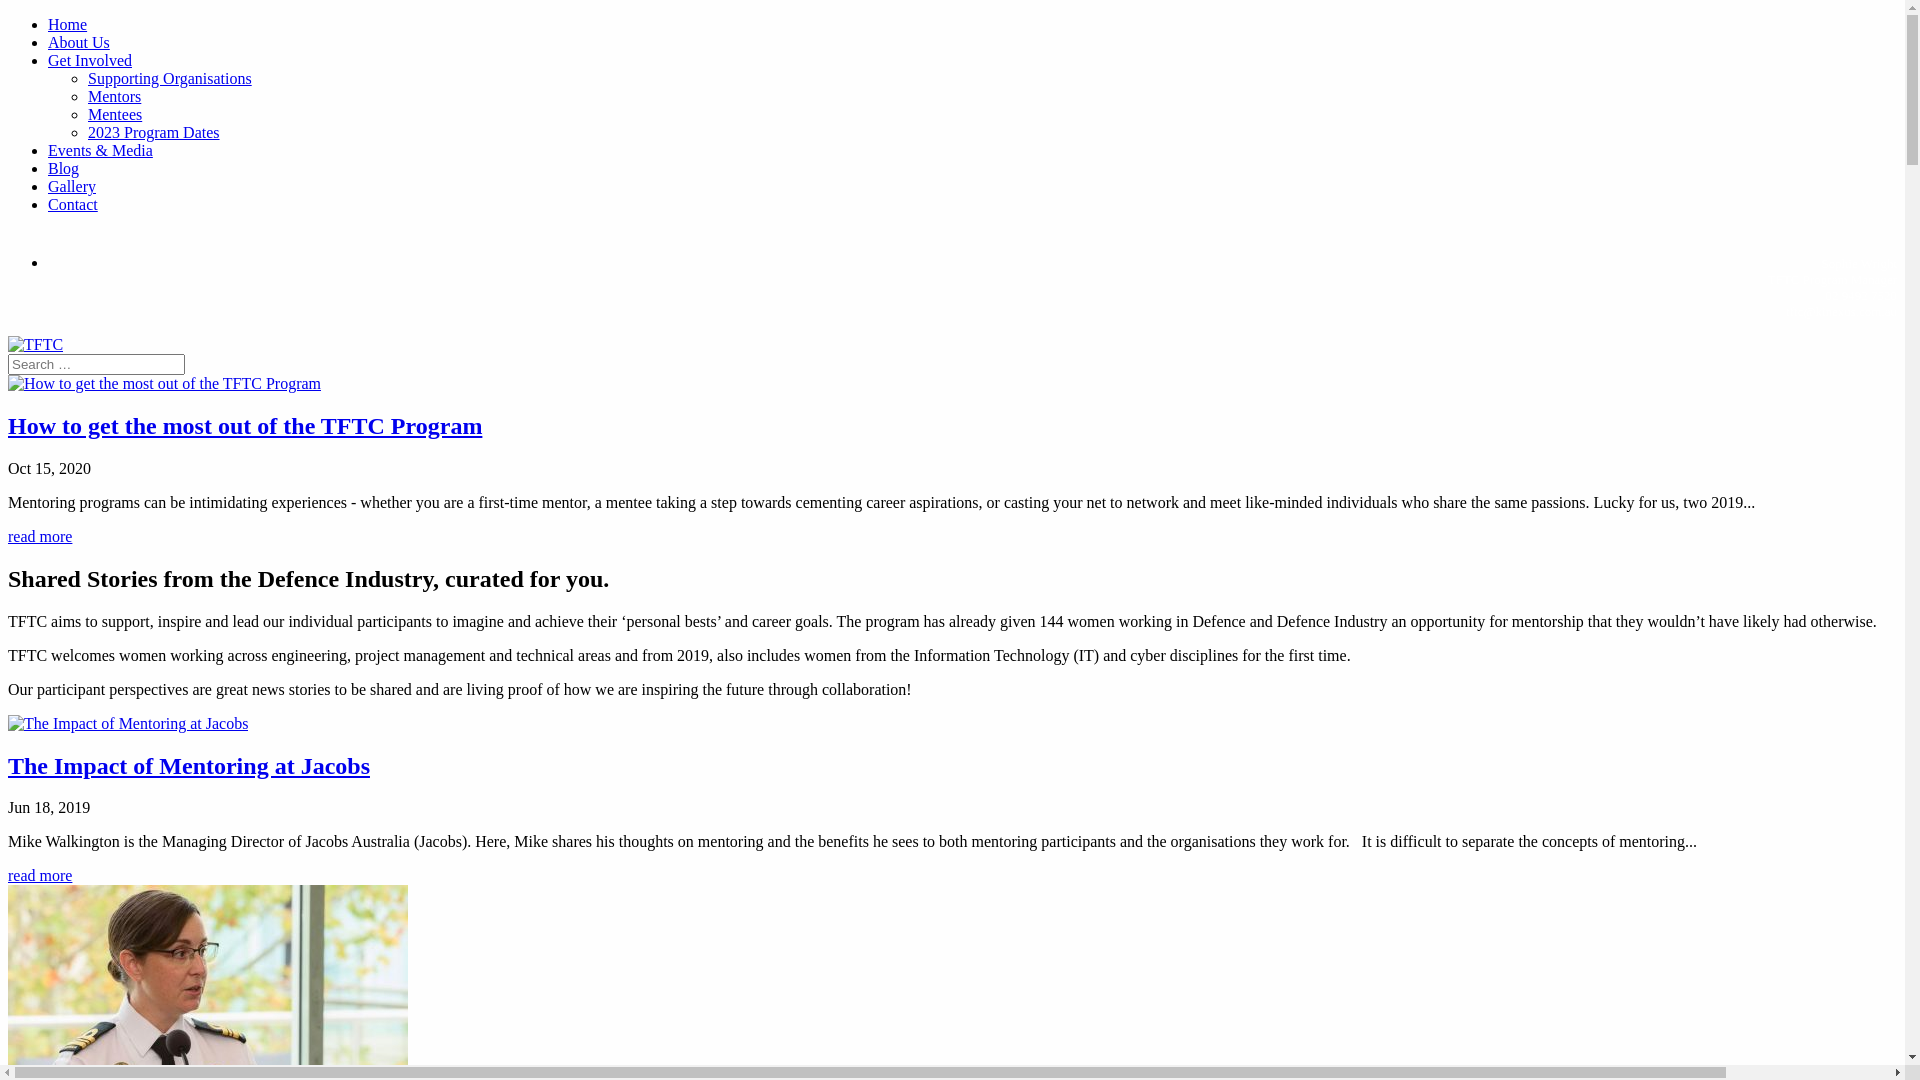 Image resolution: width=1920 pixels, height=1080 pixels. What do you see at coordinates (89, 59) in the screenshot?
I see `'Get Involved'` at bounding box center [89, 59].